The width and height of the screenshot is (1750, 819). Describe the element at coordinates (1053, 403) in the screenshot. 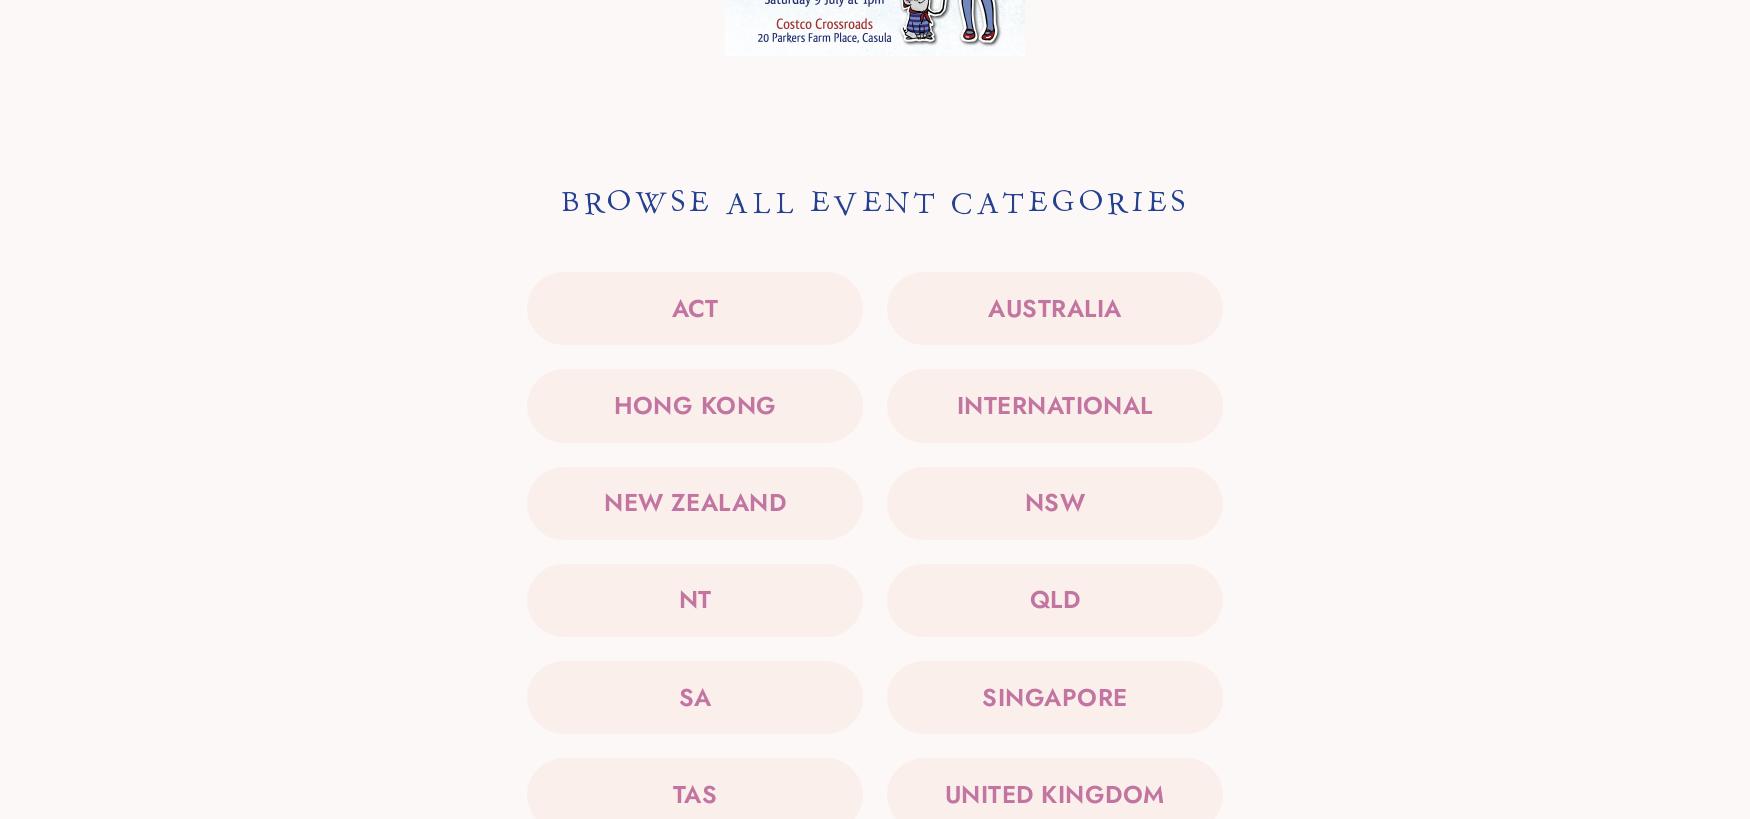

I see `'International'` at that location.